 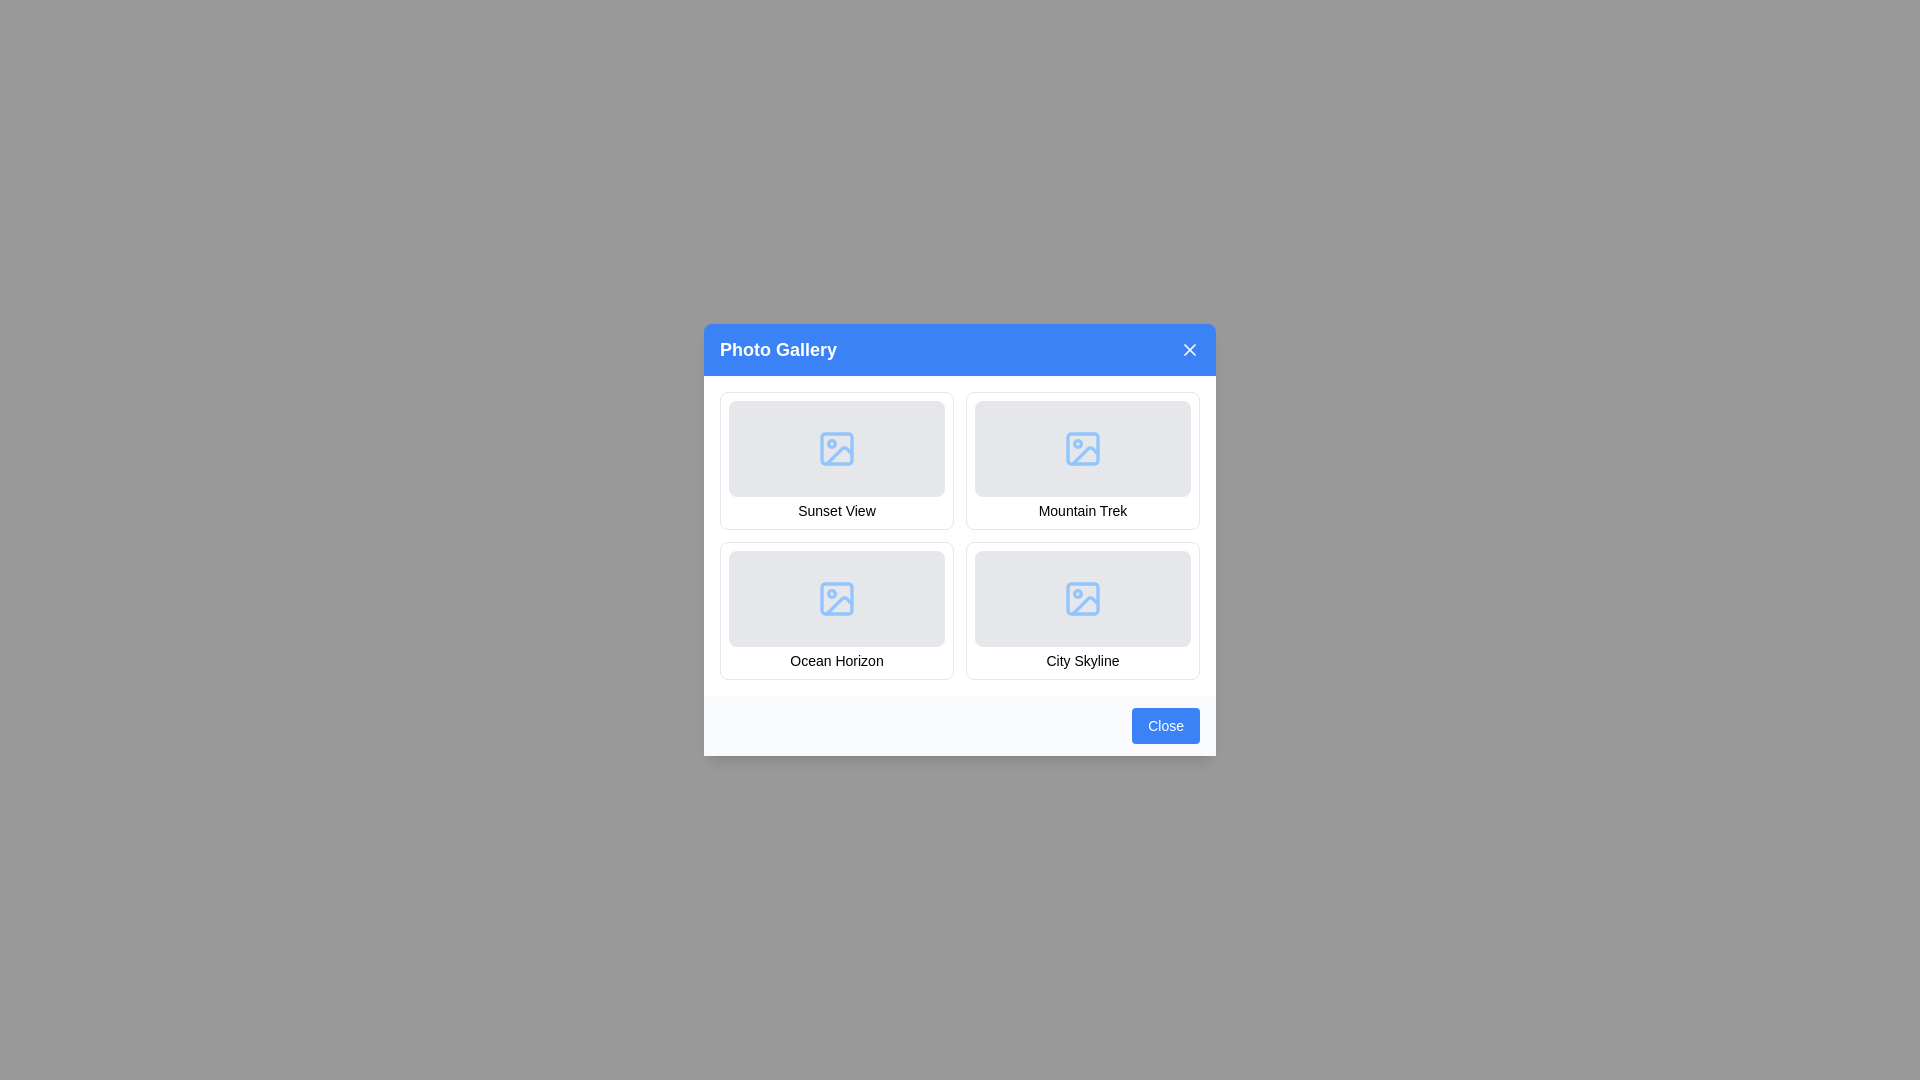 I want to click on the grid item labeled 'Ocean Horizon', so click(x=836, y=609).